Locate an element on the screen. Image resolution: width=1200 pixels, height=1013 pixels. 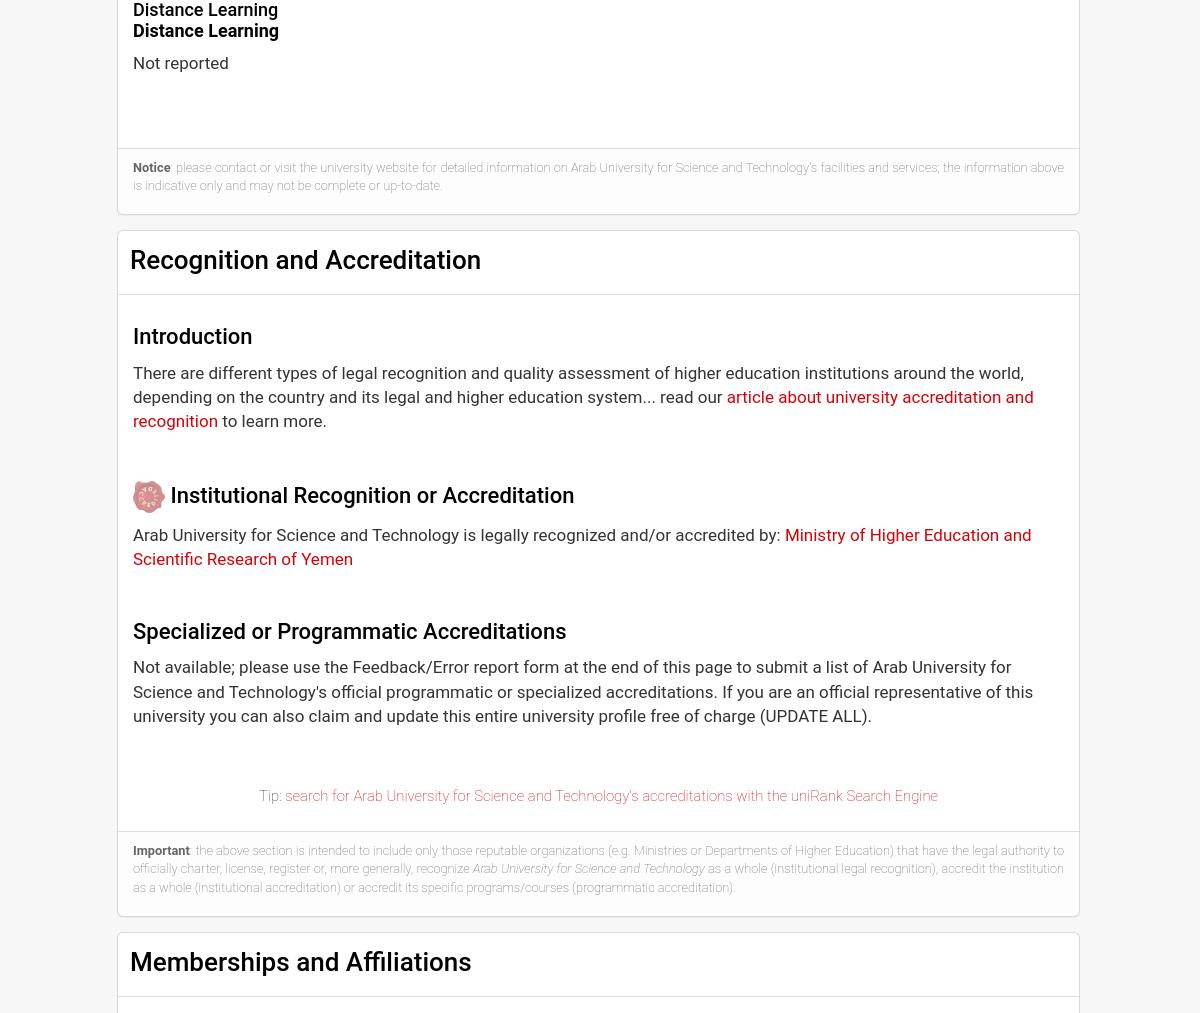
'article about university accreditation and recognition' is located at coordinates (132, 408).